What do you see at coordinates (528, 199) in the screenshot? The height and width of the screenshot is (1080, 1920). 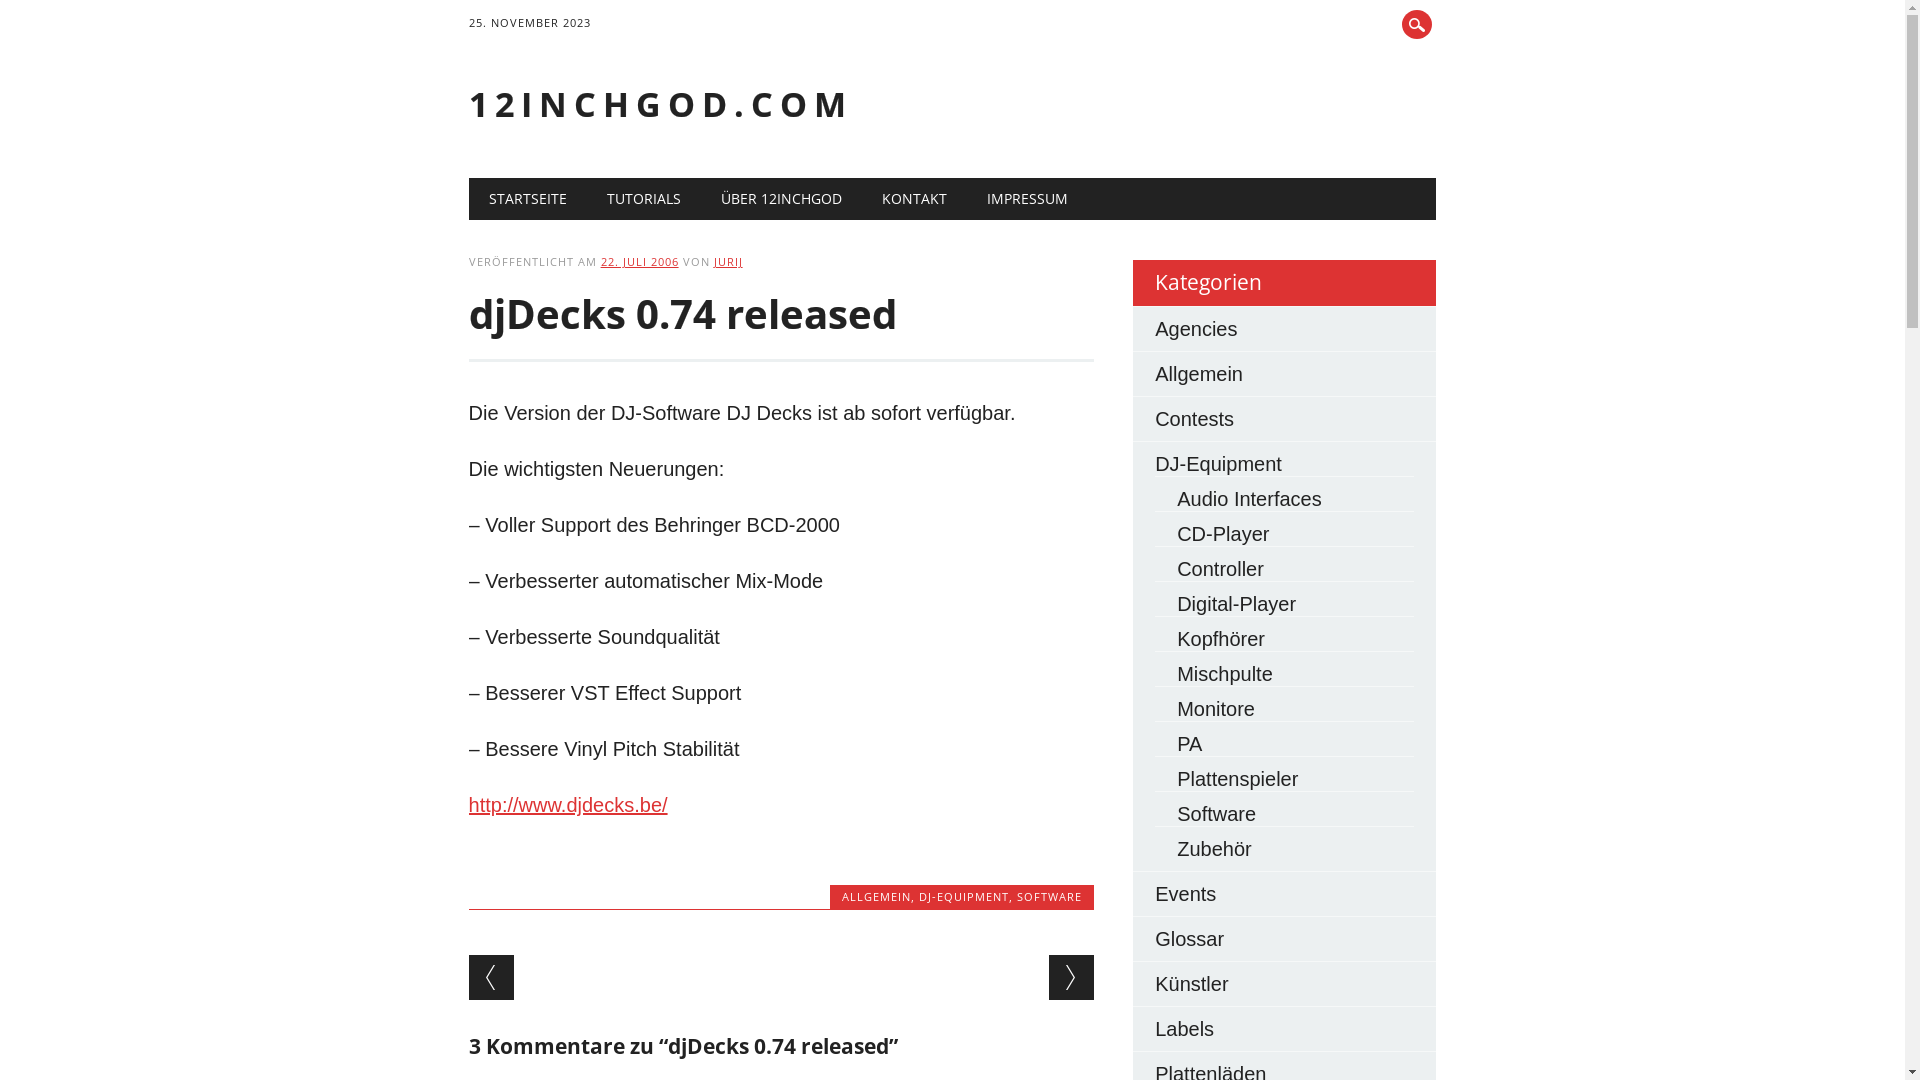 I see `'STARTSEITE'` at bounding box center [528, 199].